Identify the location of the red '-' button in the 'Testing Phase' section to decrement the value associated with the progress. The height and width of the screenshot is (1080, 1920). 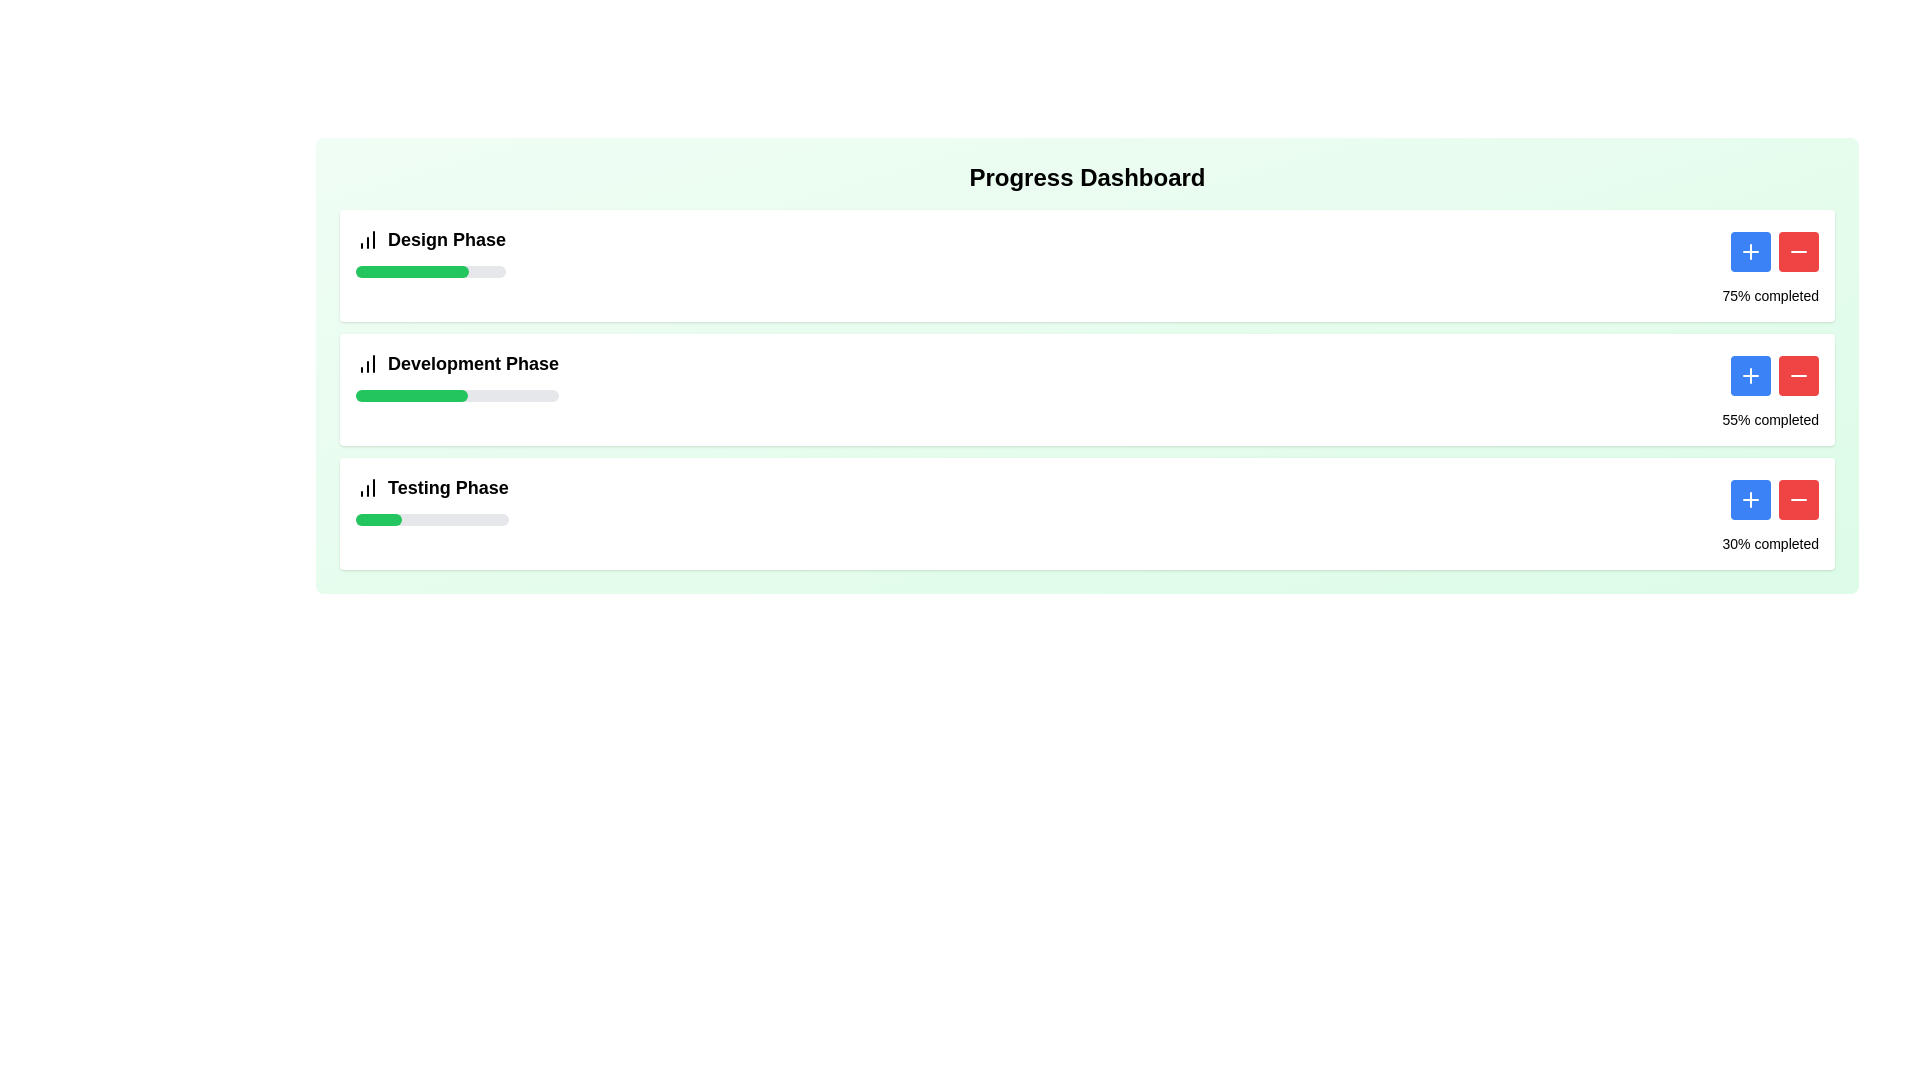
(1775, 499).